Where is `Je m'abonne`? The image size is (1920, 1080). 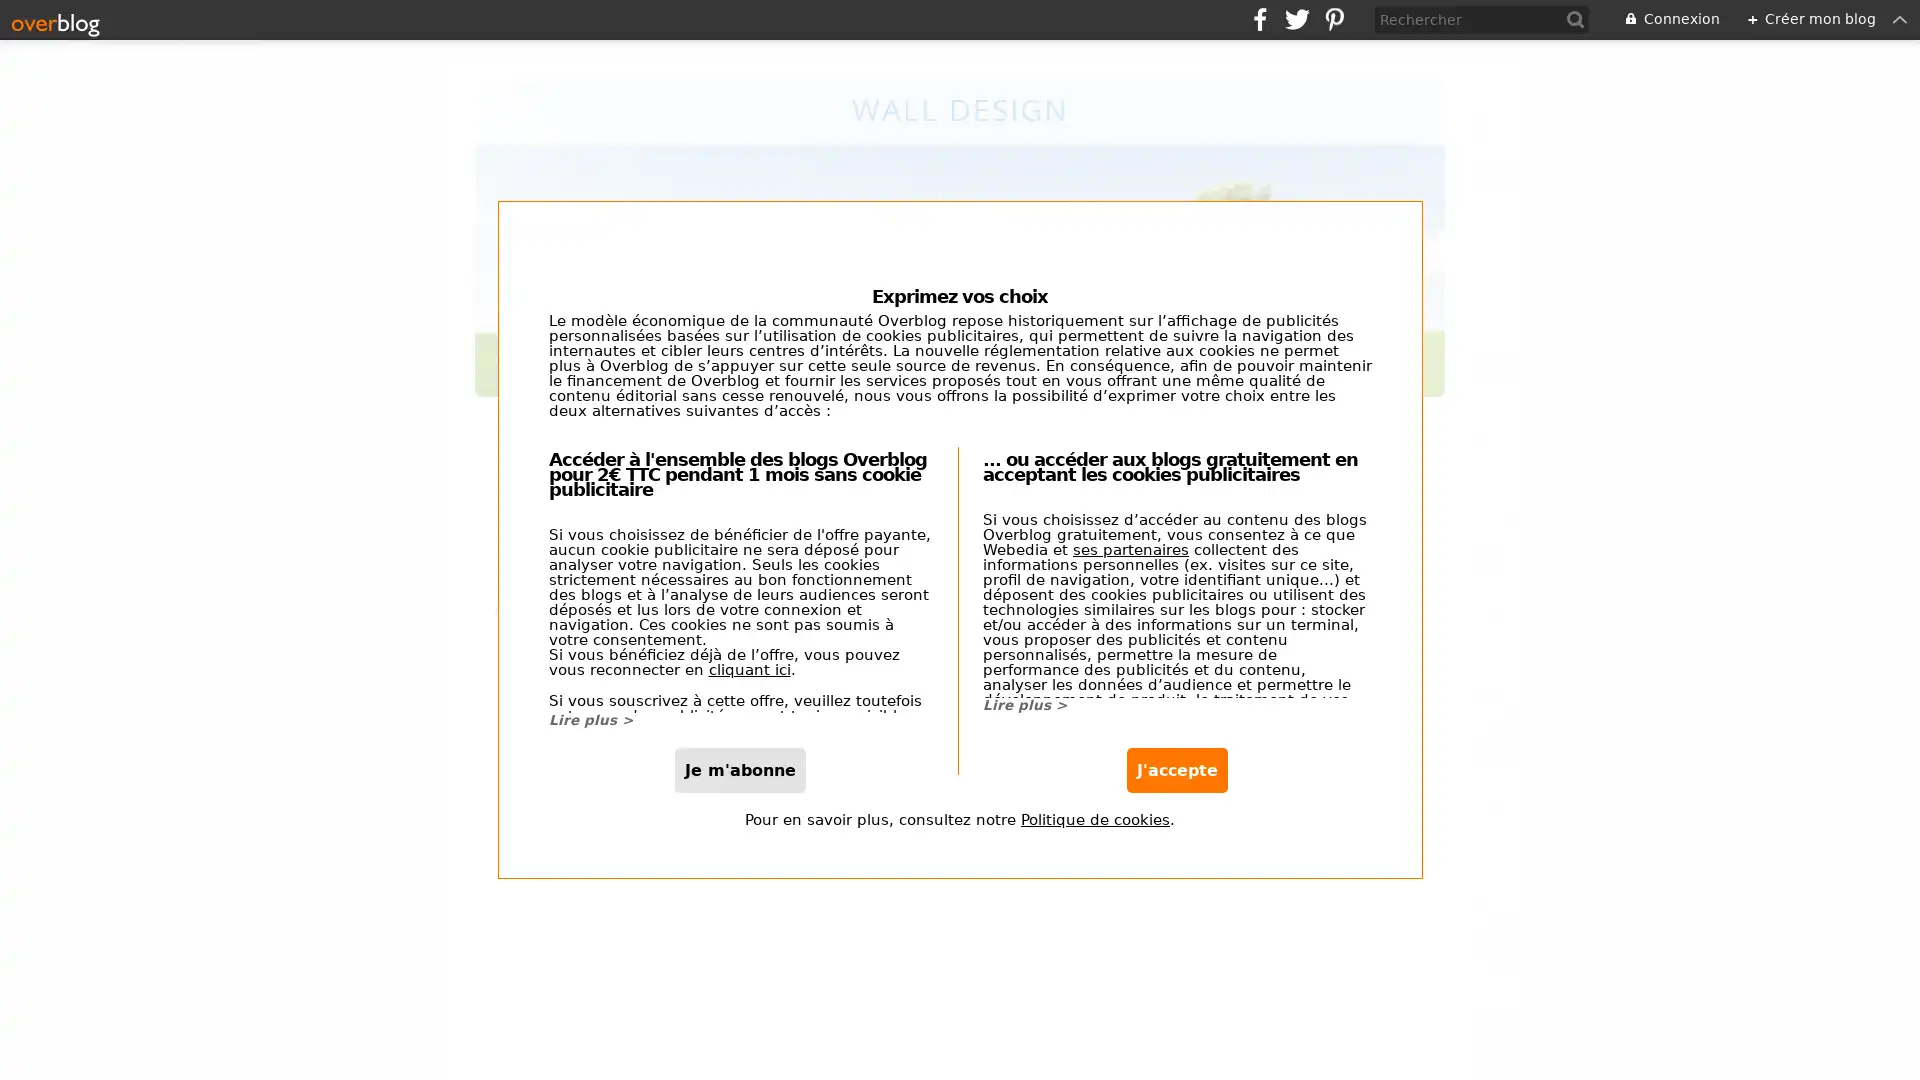
Je m'abonne is located at coordinates (739, 795).